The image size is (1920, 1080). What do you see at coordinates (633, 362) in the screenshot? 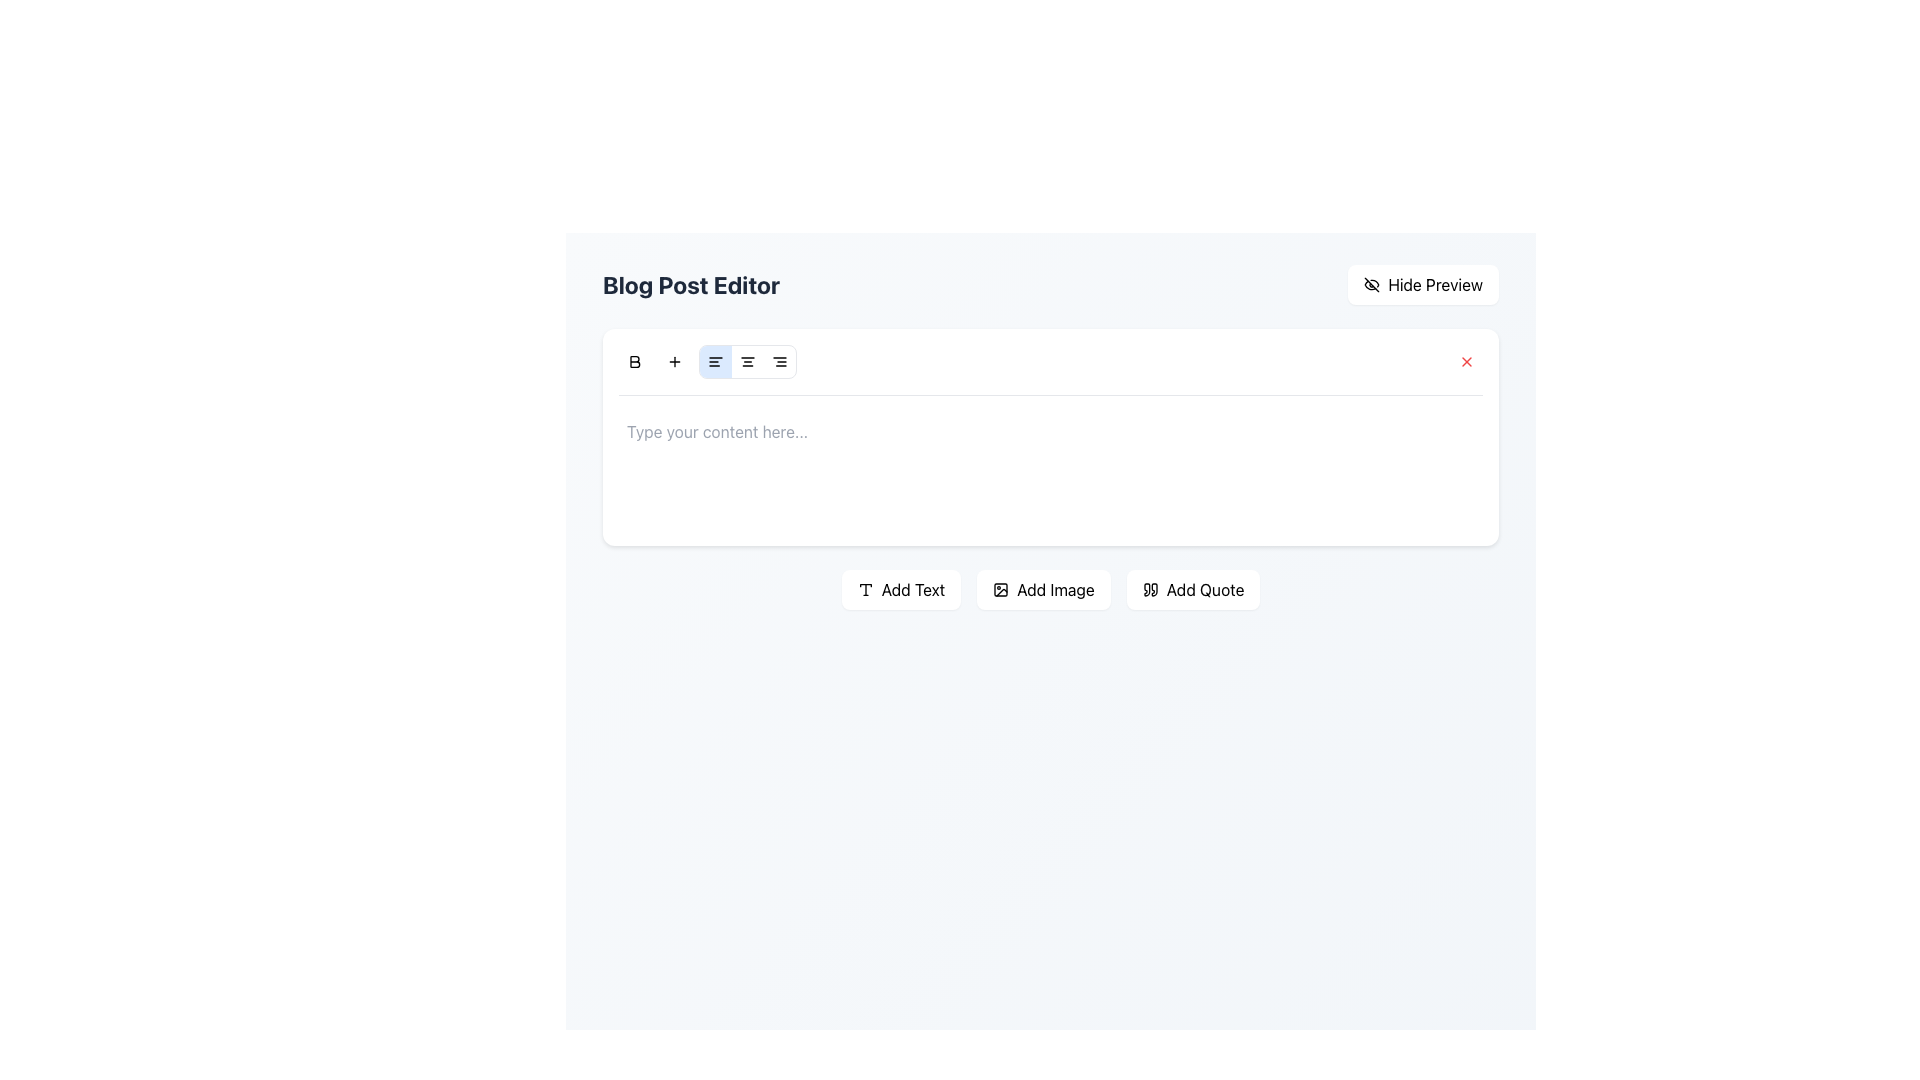
I see `the bold-style 'B' icon button, which is an SVG image located at the top-left of the content toolbar in the Blog Post Editor interface` at bounding box center [633, 362].